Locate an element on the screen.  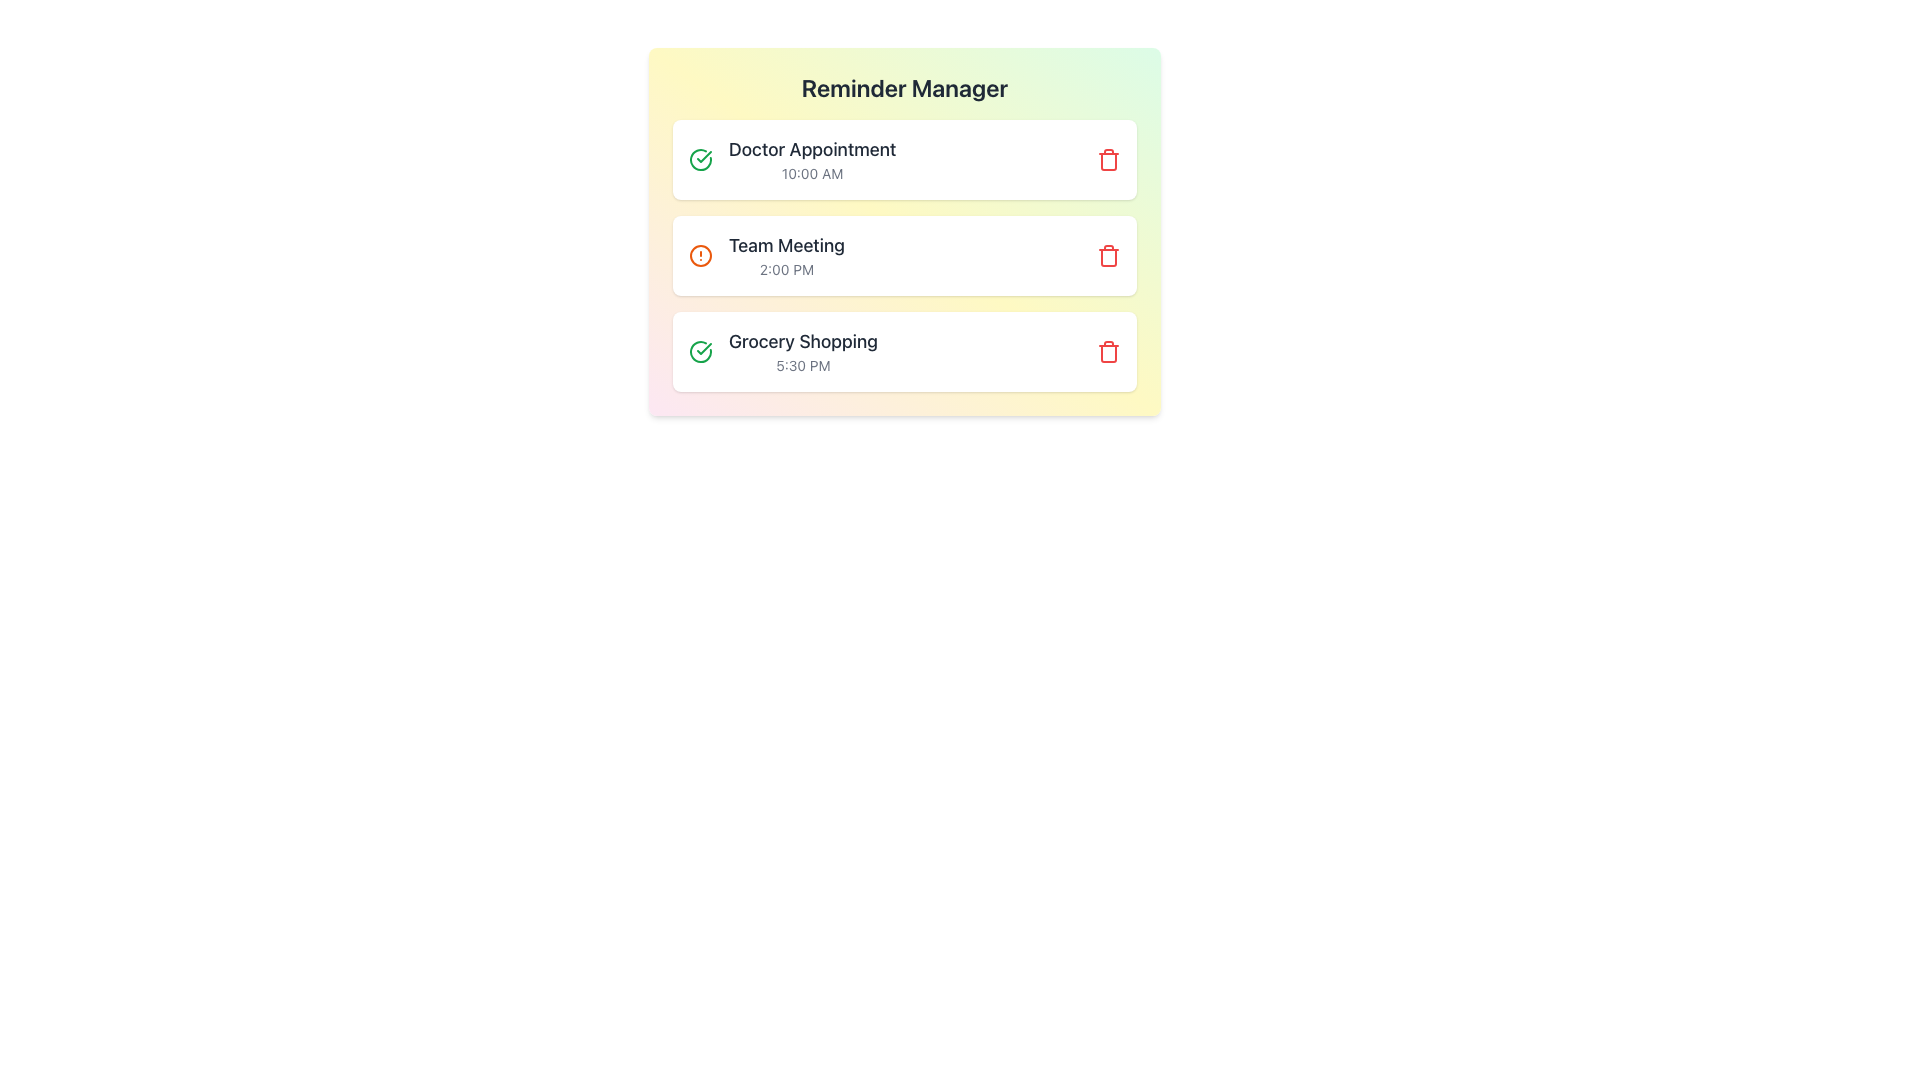
the clickable icon to delete the task titled 'Team Meeting' is located at coordinates (1107, 254).